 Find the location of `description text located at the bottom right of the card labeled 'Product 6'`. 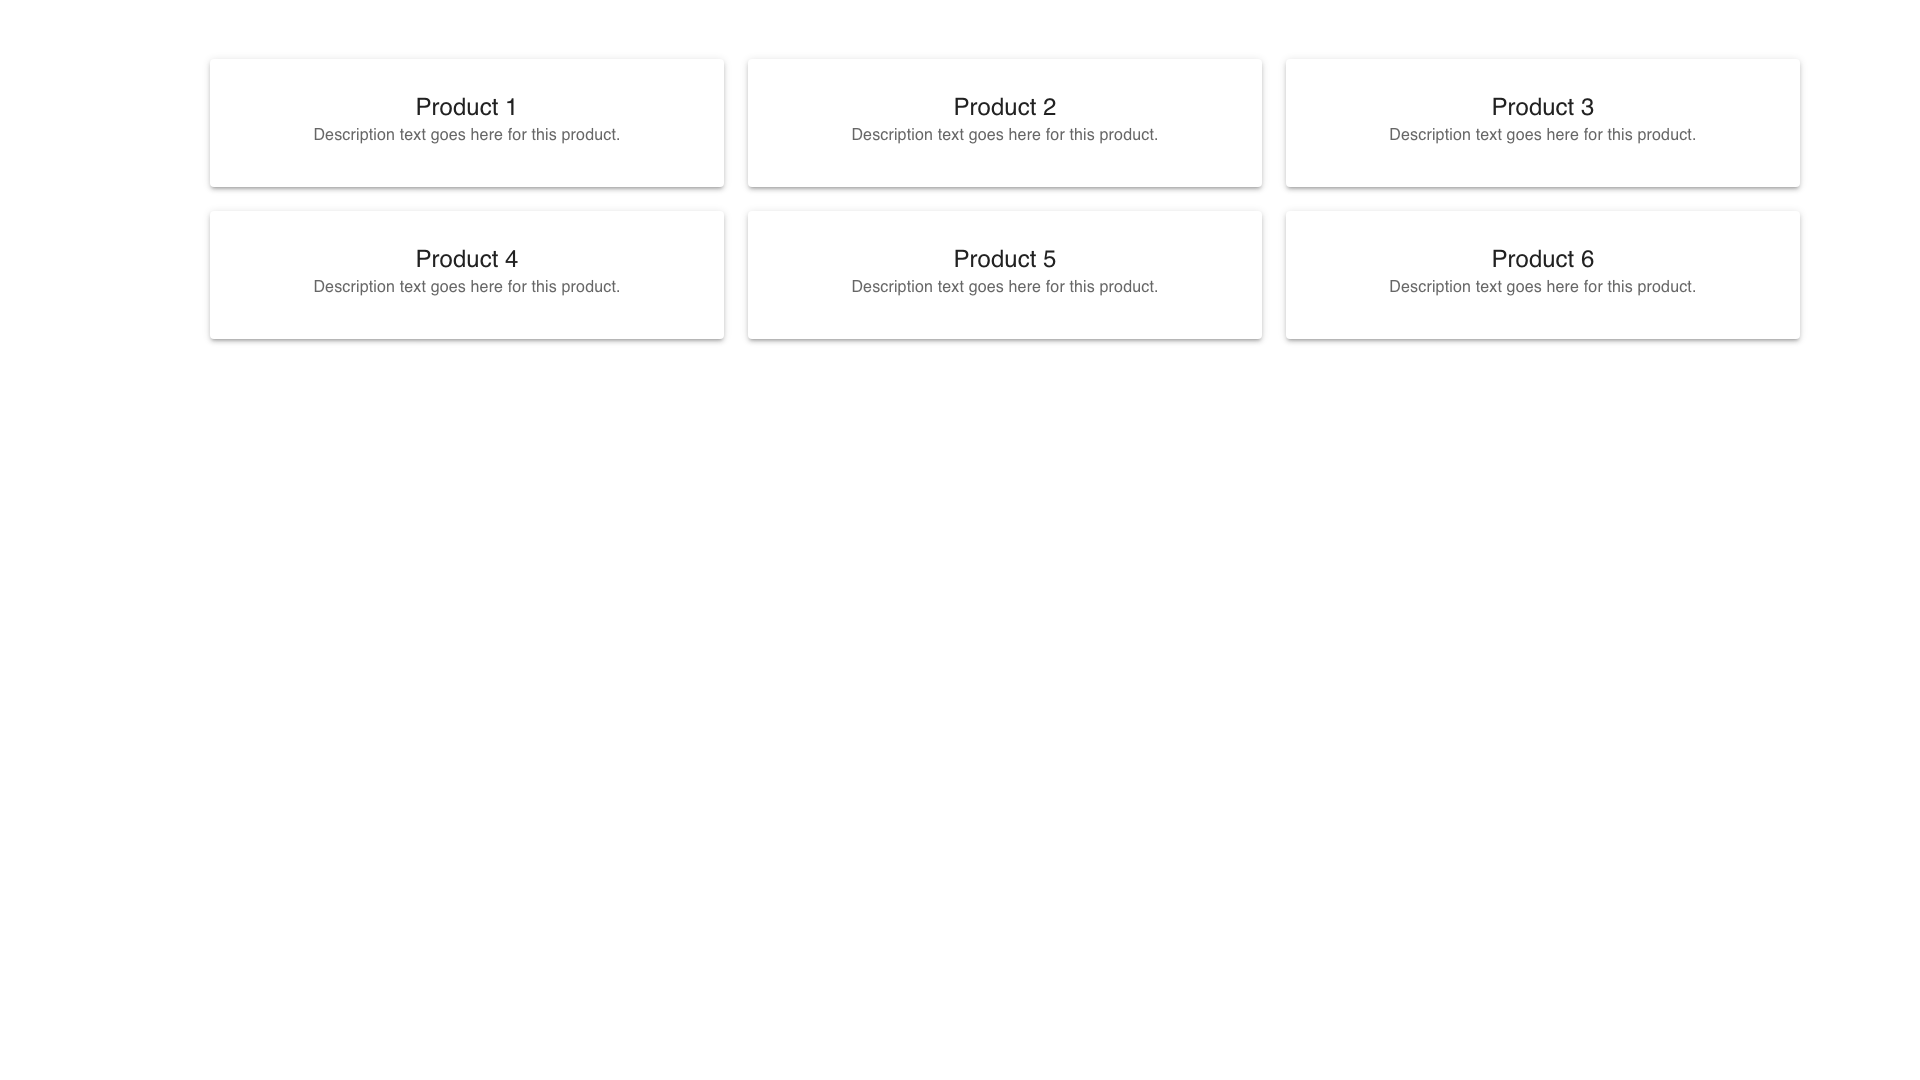

description text located at the bottom right of the card labeled 'Product 6' is located at coordinates (1541, 287).